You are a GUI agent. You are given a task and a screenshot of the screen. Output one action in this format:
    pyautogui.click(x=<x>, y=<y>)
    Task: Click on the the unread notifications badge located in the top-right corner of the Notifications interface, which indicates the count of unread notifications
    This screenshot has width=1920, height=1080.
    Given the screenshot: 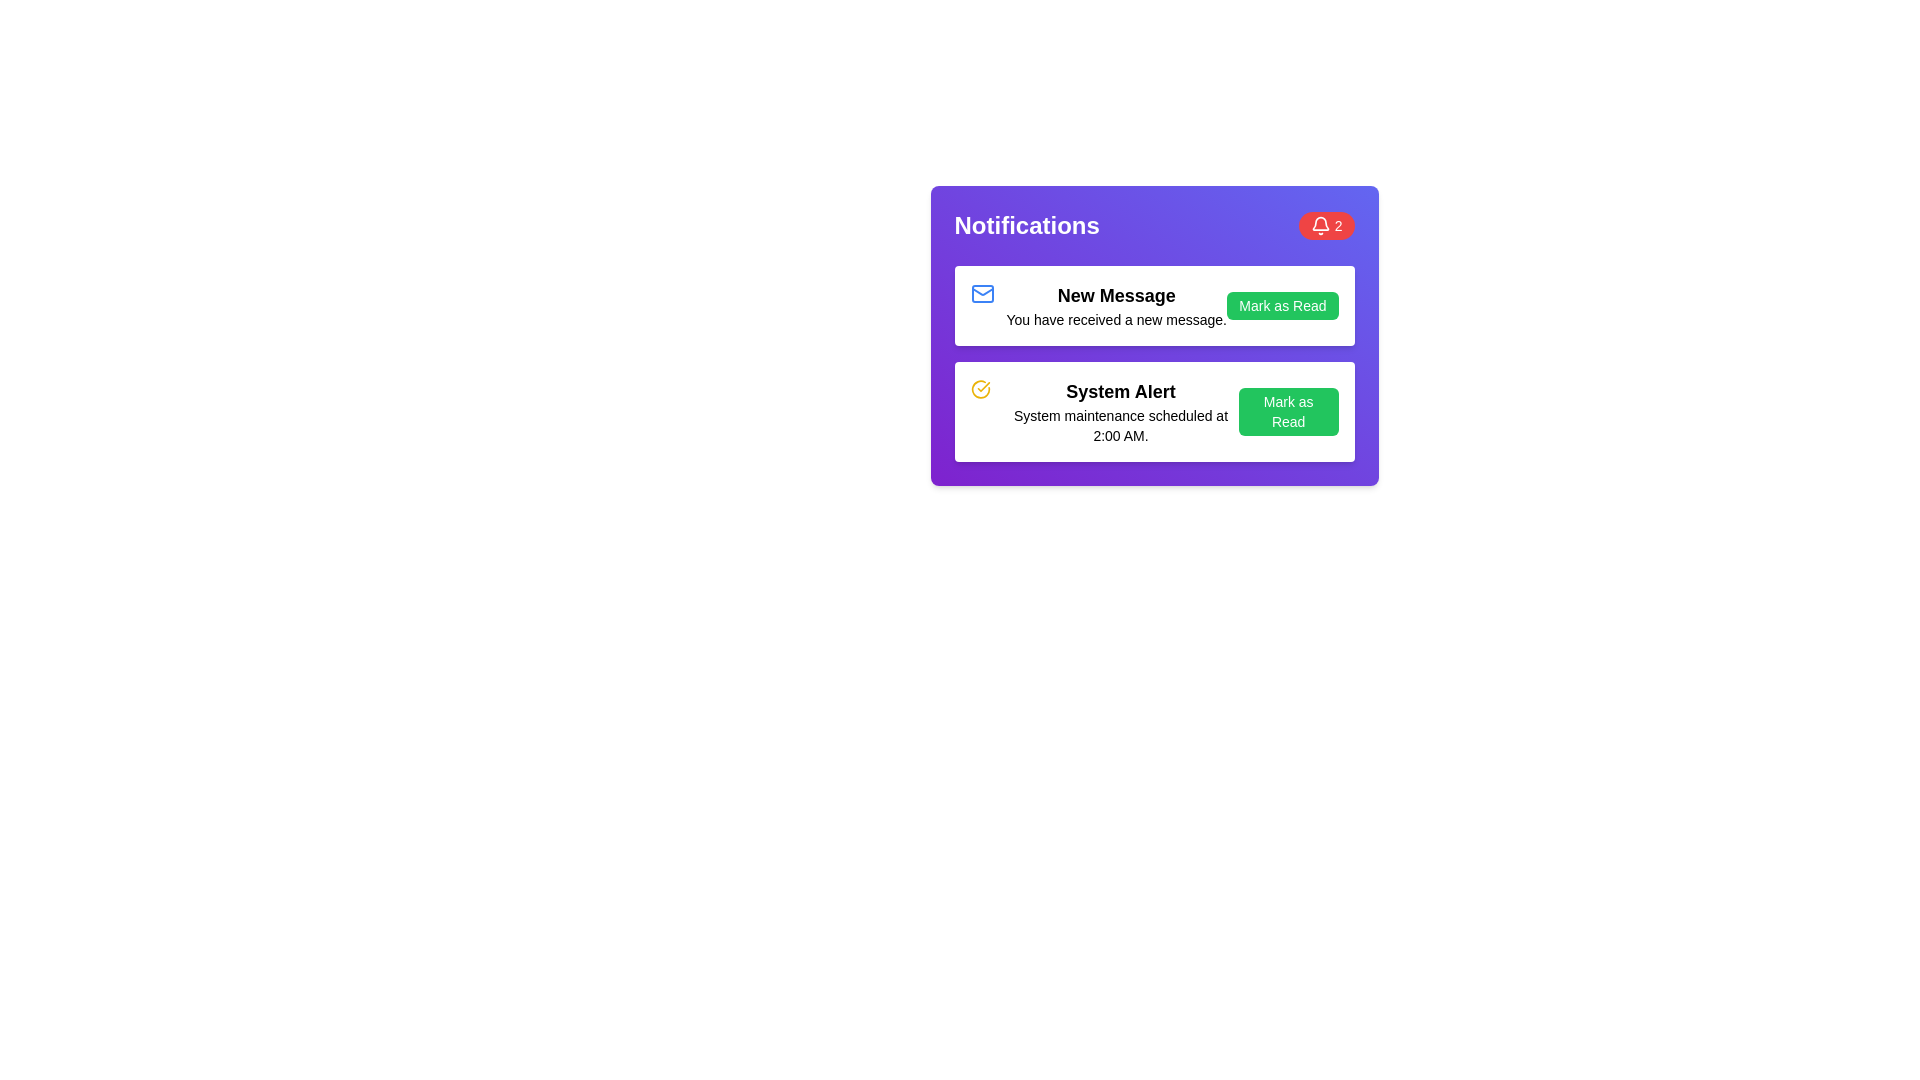 What is the action you would take?
    pyautogui.click(x=1326, y=225)
    